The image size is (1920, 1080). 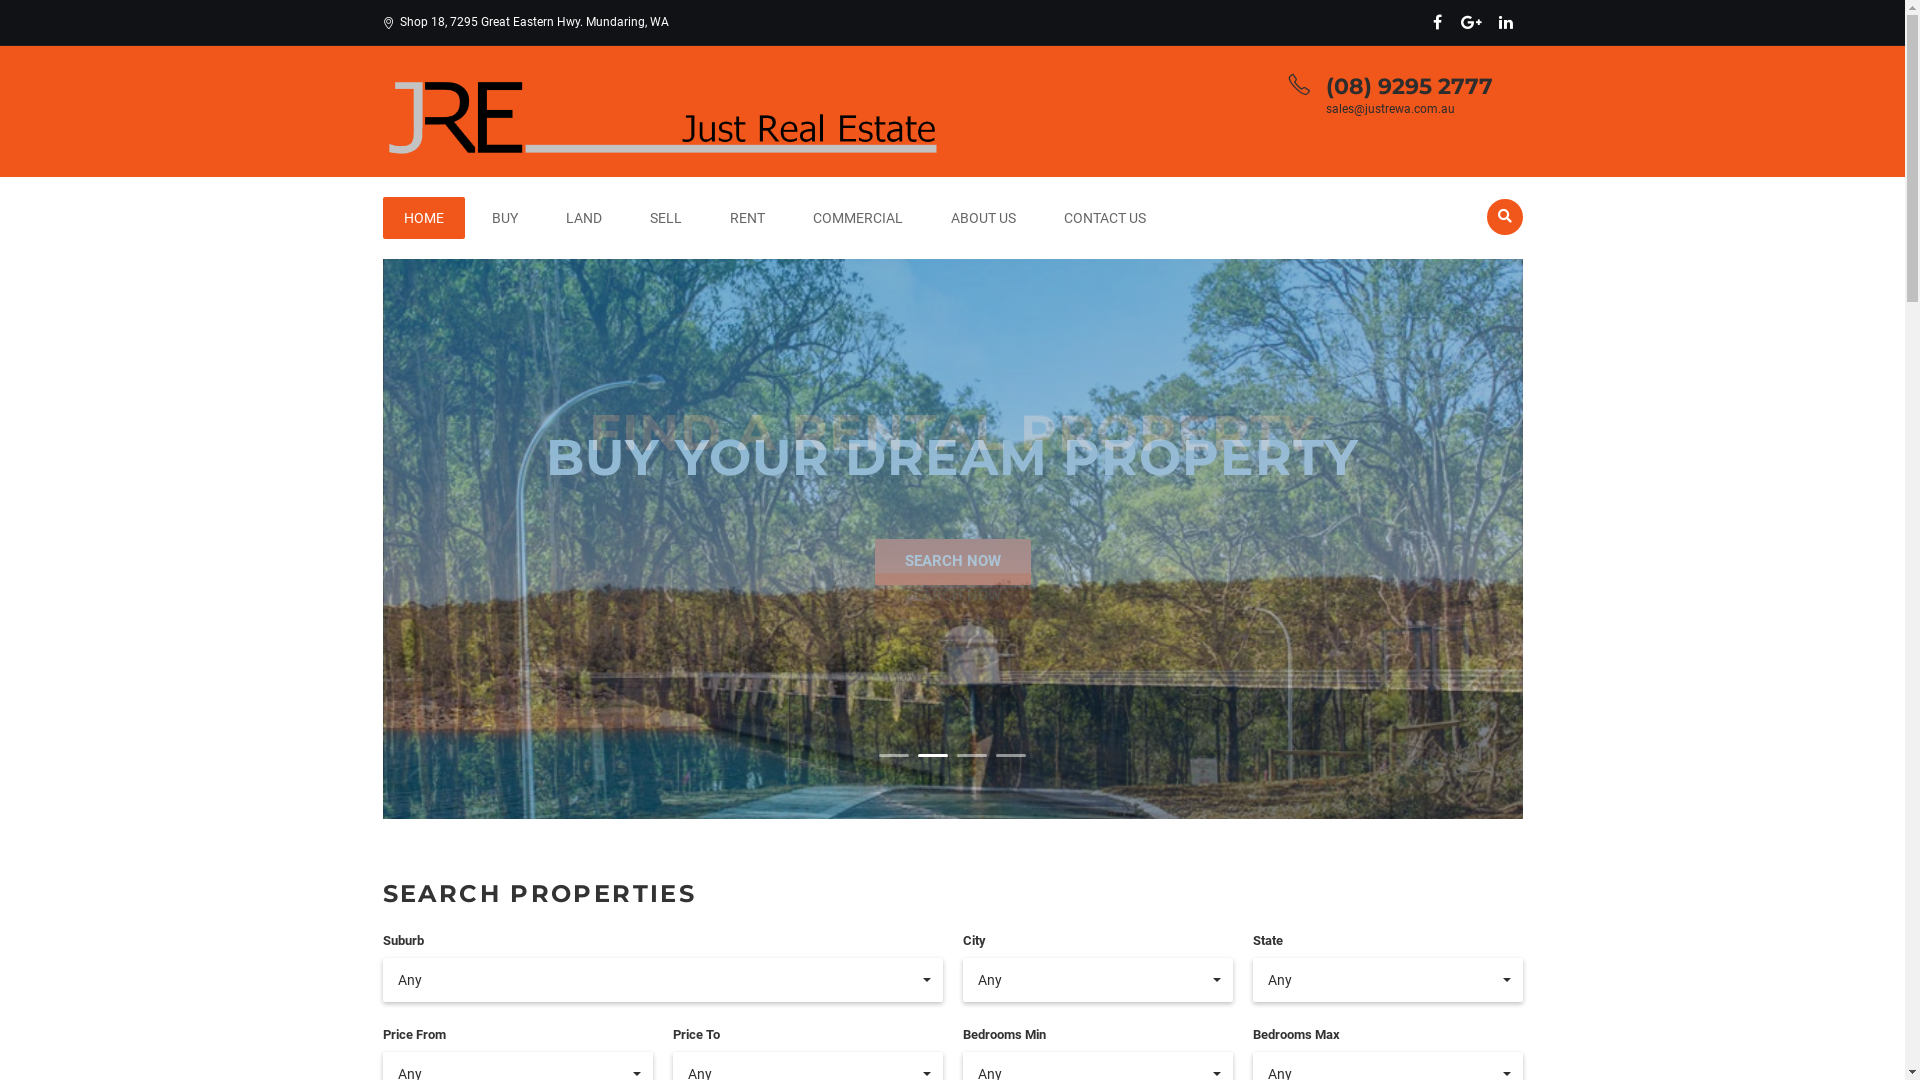 What do you see at coordinates (791, 218) in the screenshot?
I see `'COMMERCIAL'` at bounding box center [791, 218].